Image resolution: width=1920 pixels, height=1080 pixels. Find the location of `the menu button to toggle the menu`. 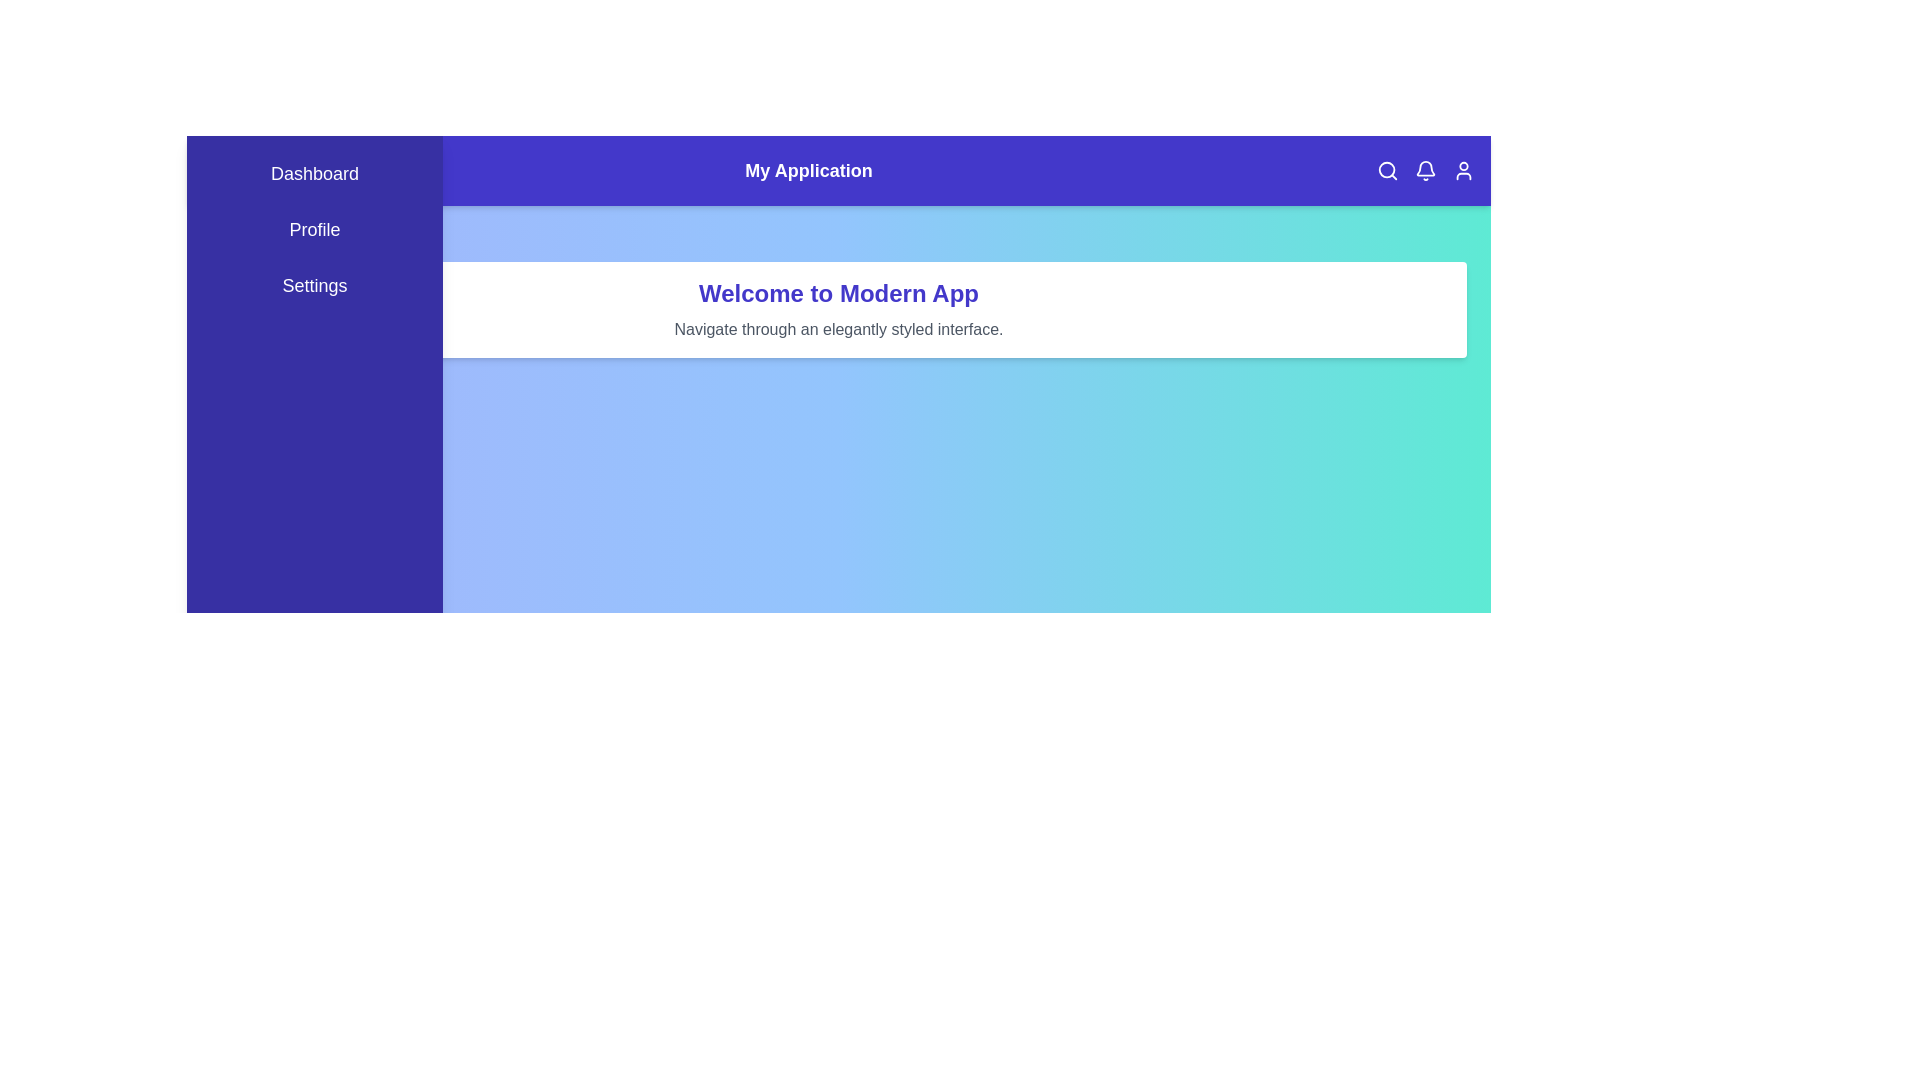

the menu button to toggle the menu is located at coordinates (221, 169).